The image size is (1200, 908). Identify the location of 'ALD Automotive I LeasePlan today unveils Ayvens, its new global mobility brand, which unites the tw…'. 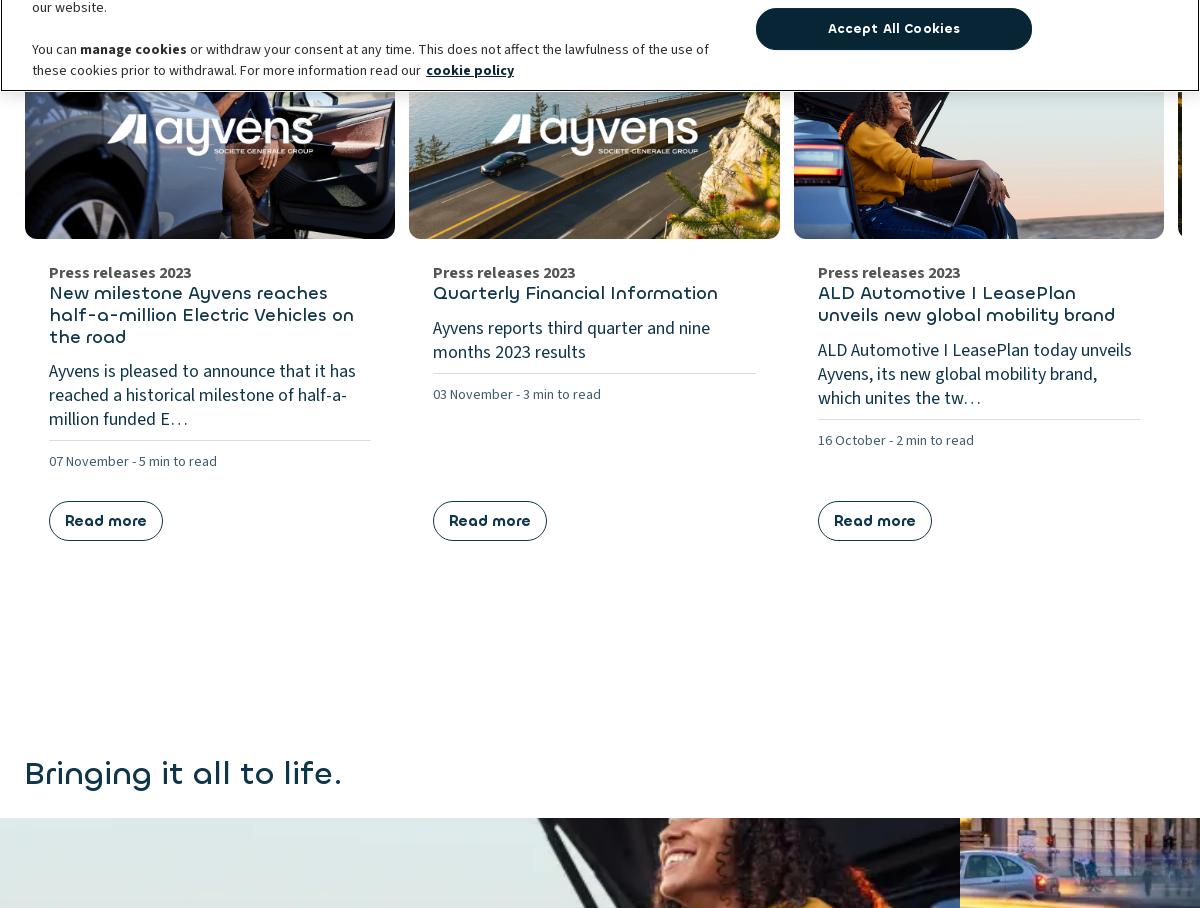
(974, 373).